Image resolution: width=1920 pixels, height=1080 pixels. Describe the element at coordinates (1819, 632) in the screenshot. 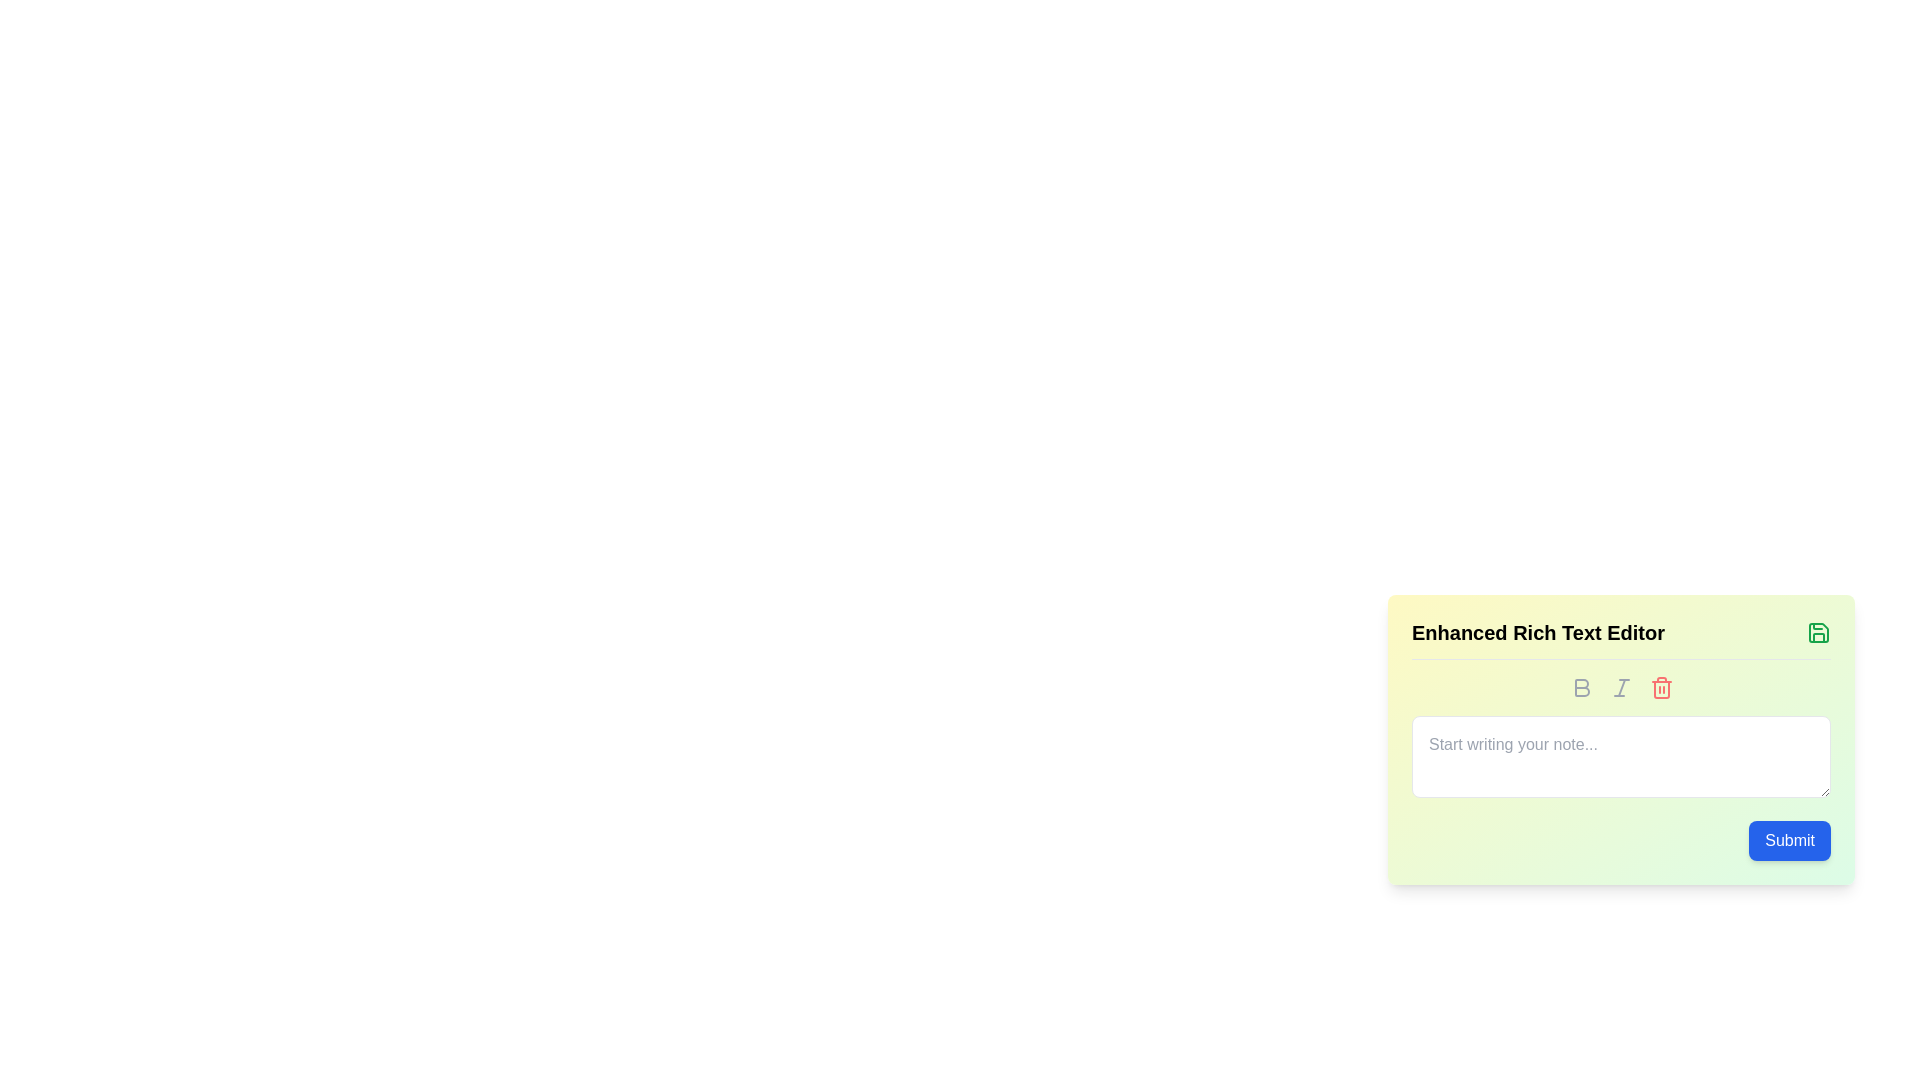

I see `the green floppy disk icon in the header of the 'Enhanced Rich Text Editor' card` at that location.